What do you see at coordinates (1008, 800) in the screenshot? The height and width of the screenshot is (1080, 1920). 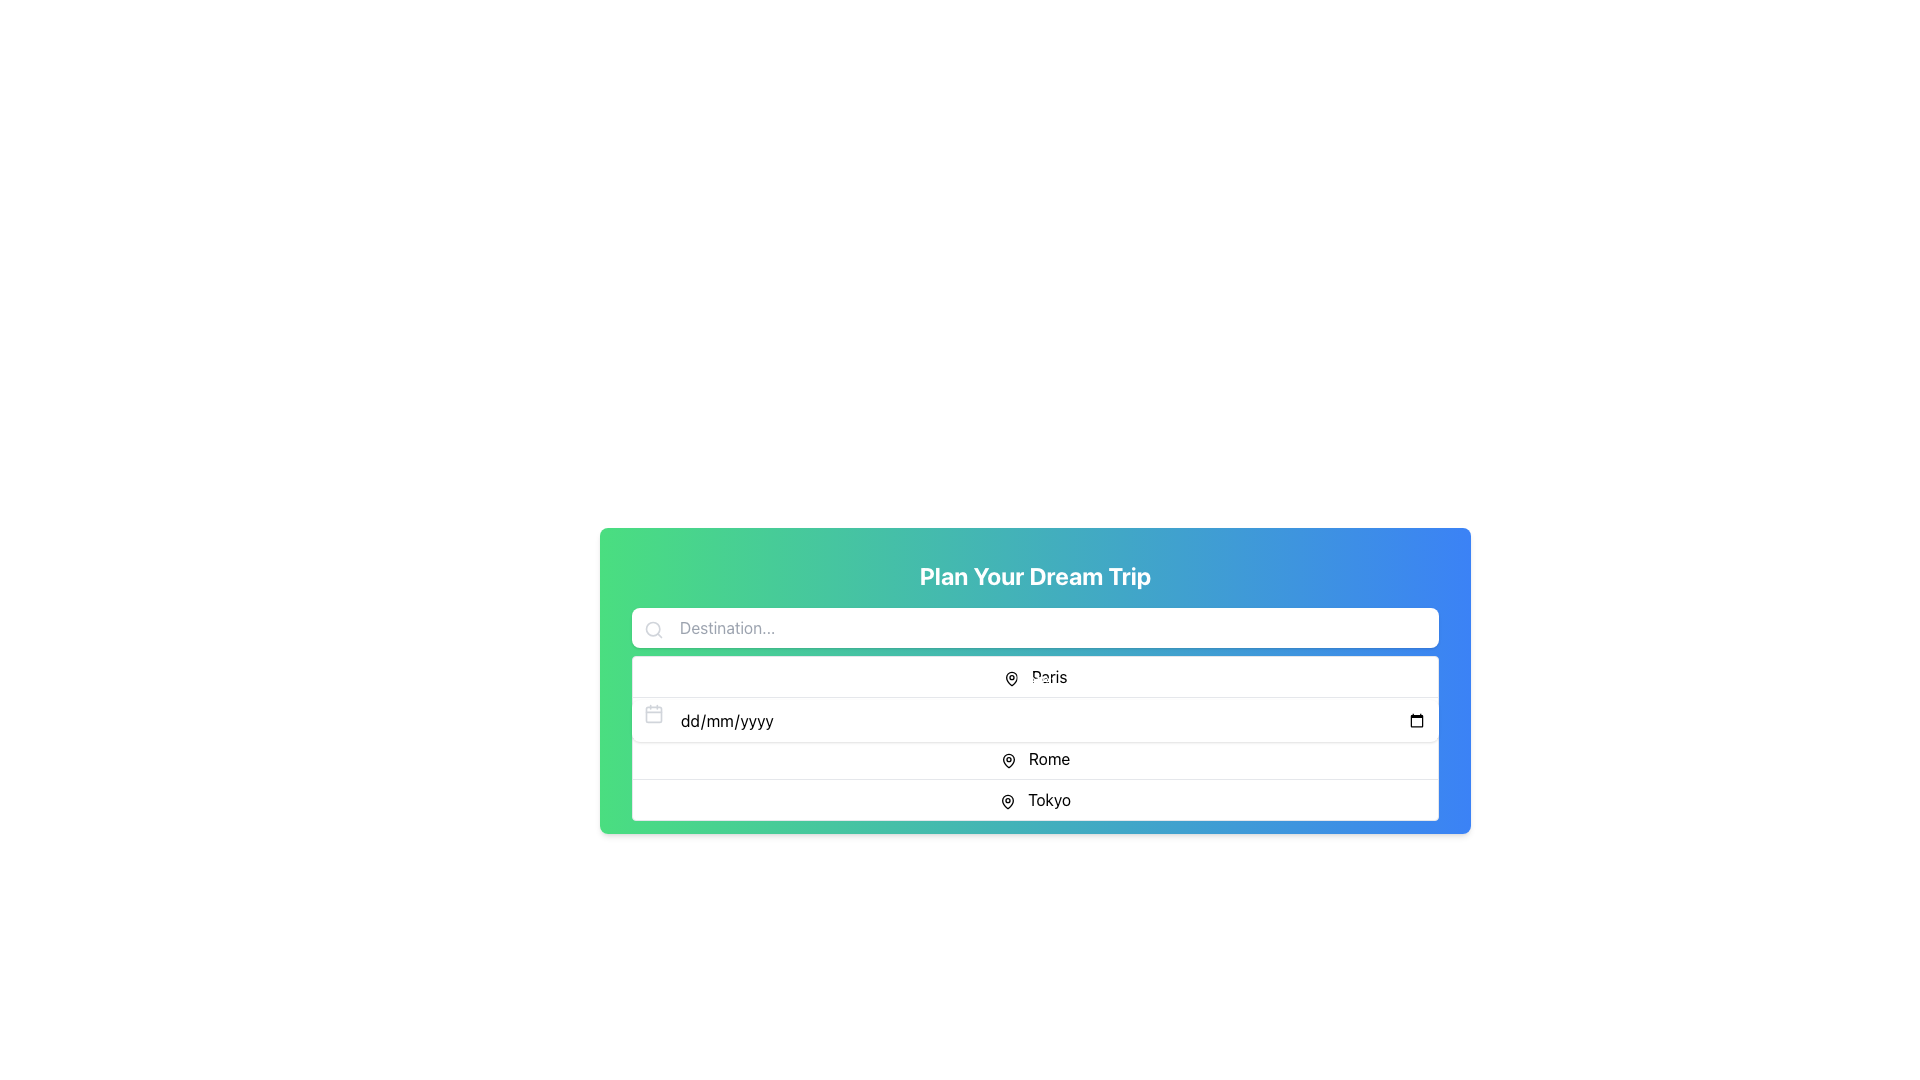 I see `the map pin icon located to the left of the text 'Tokyo' in the selectable list within the 'Plan Your Dream Trip' section` at bounding box center [1008, 800].